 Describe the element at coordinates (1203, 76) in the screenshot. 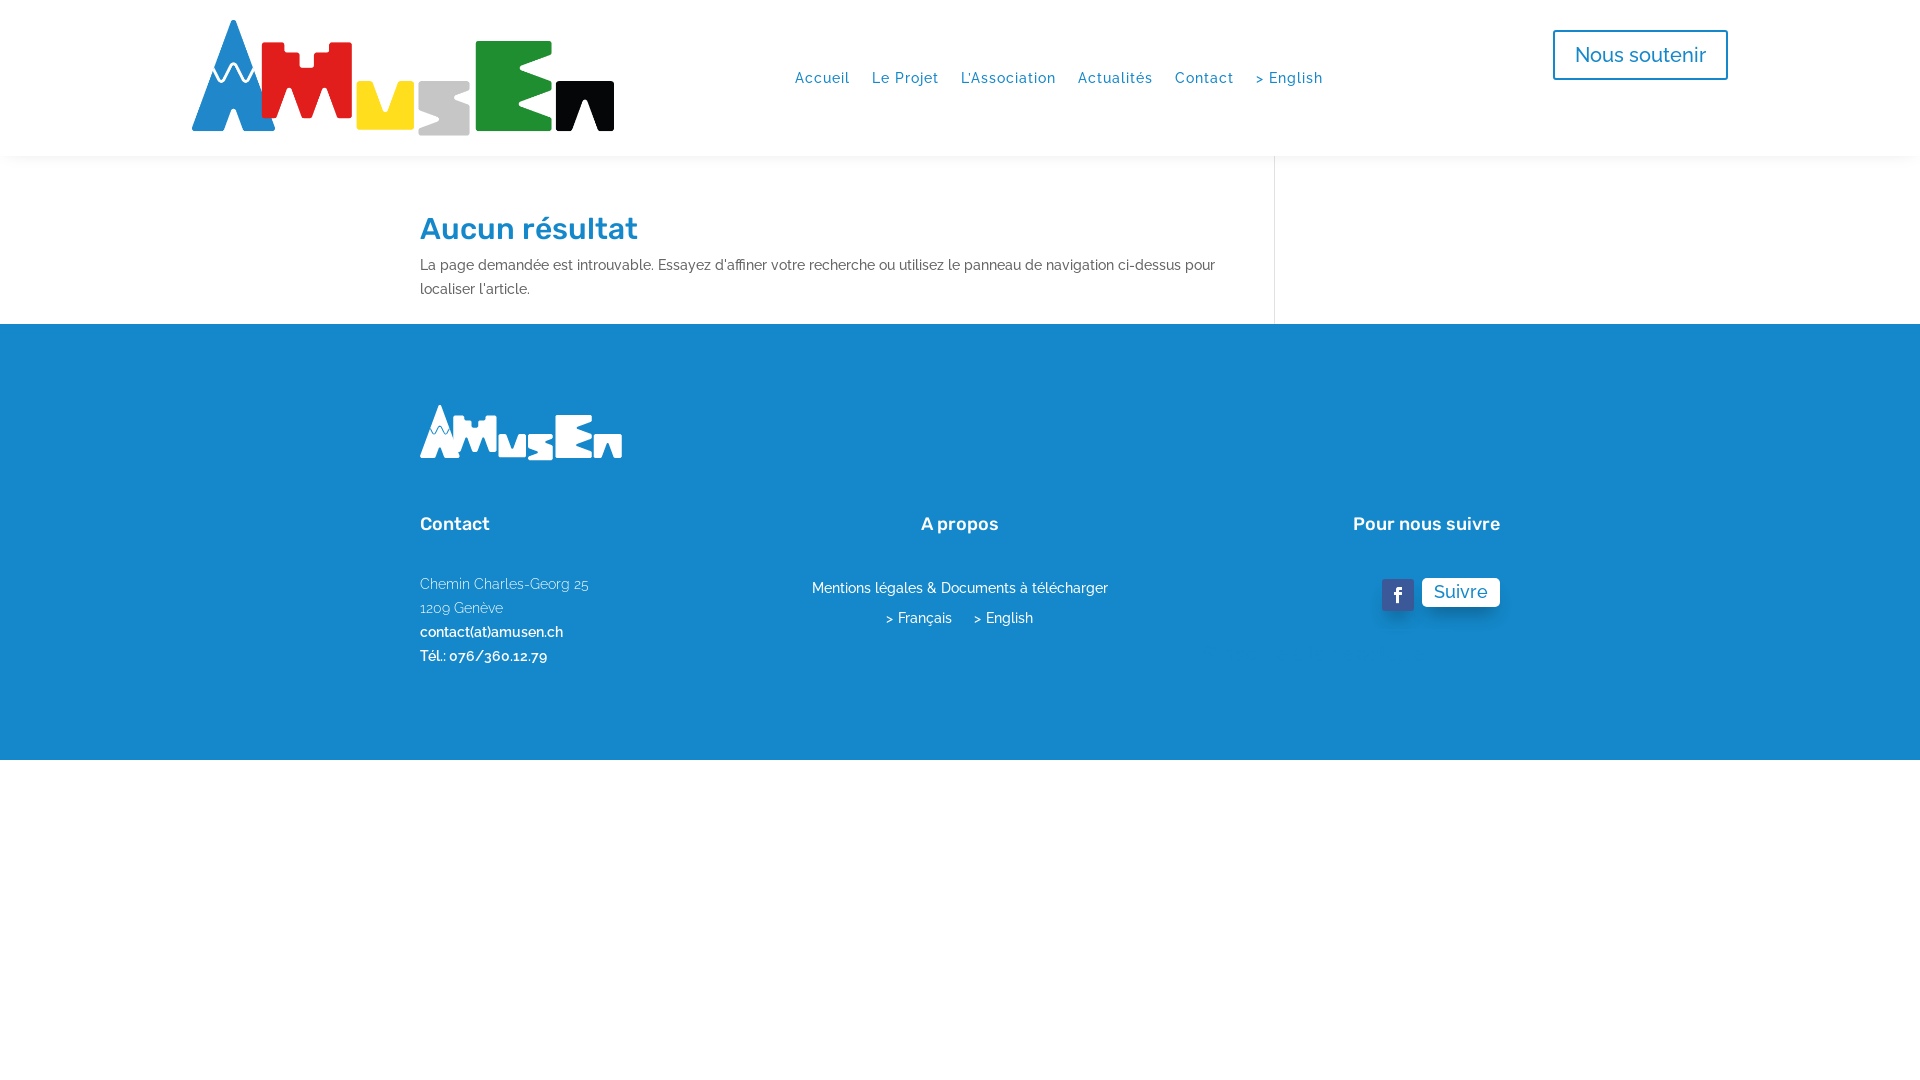

I see `'Contact'` at that location.